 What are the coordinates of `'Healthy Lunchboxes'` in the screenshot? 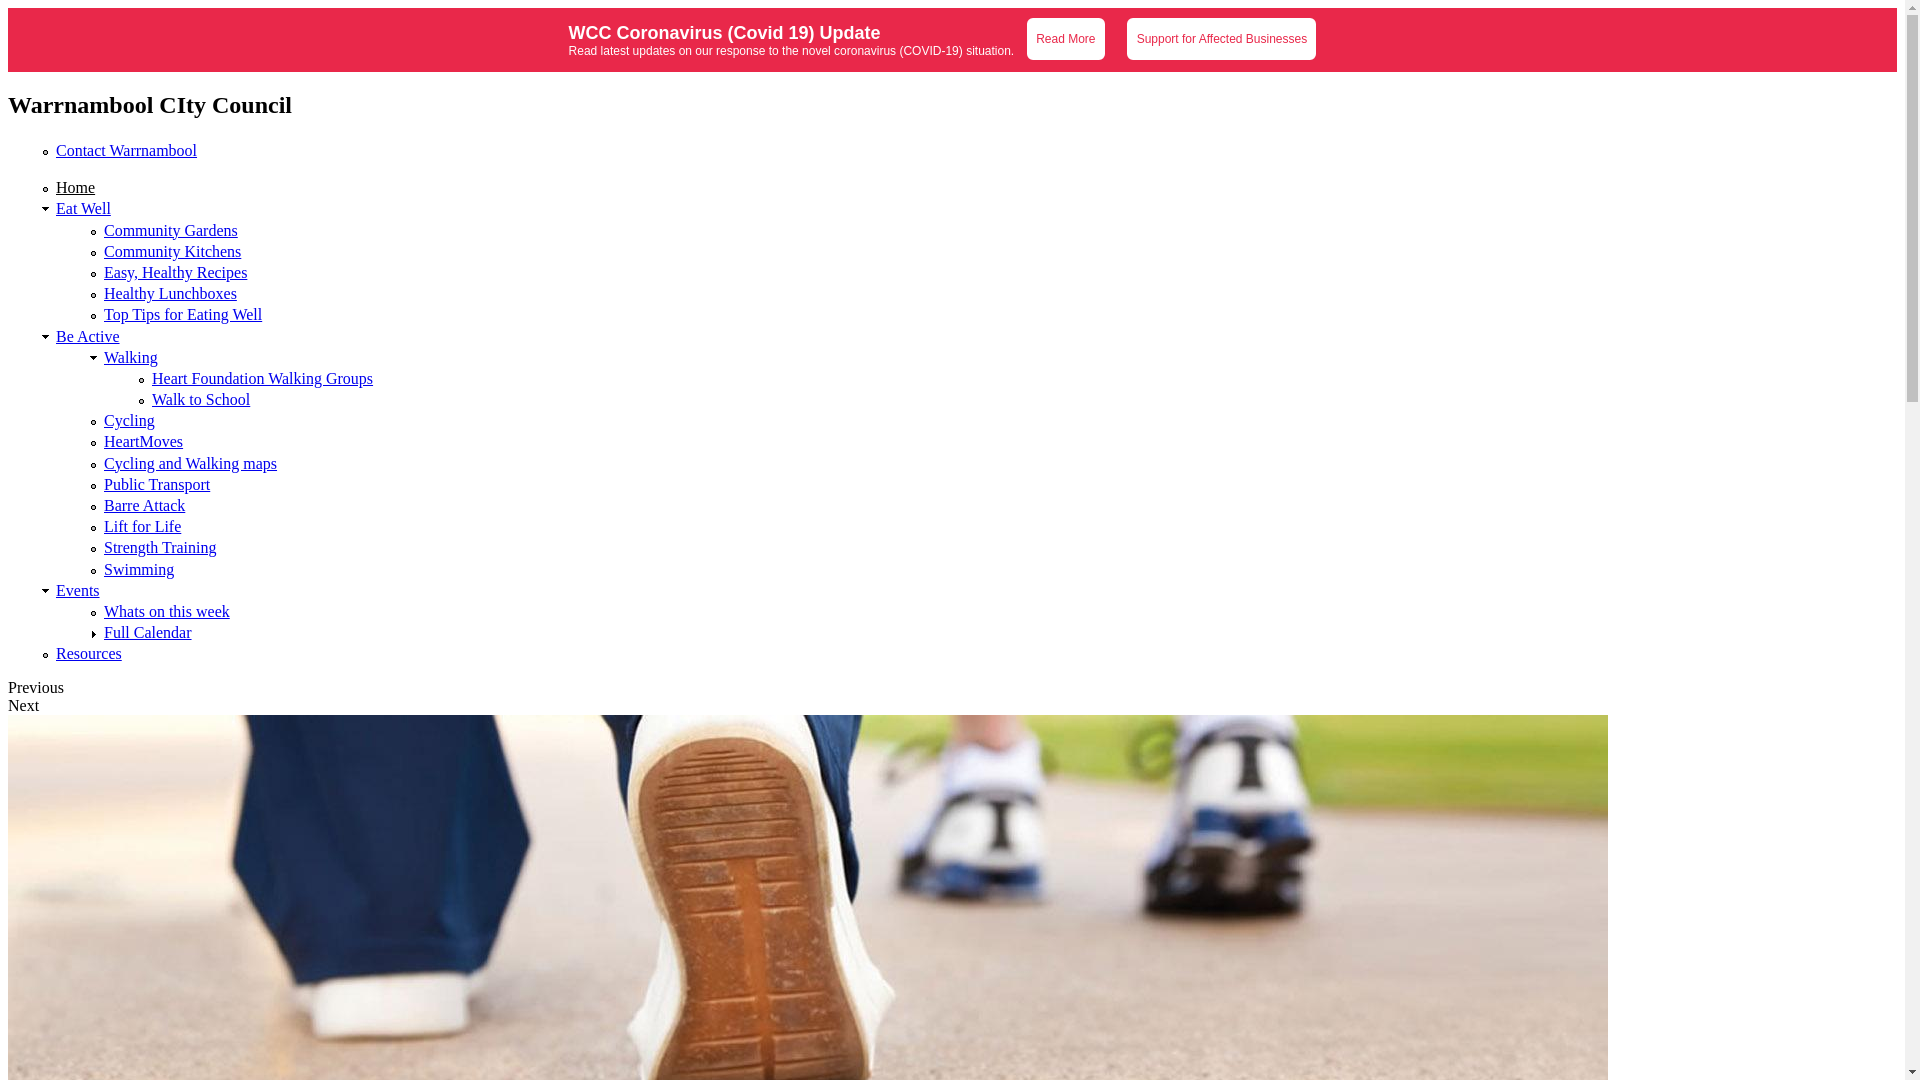 It's located at (170, 293).